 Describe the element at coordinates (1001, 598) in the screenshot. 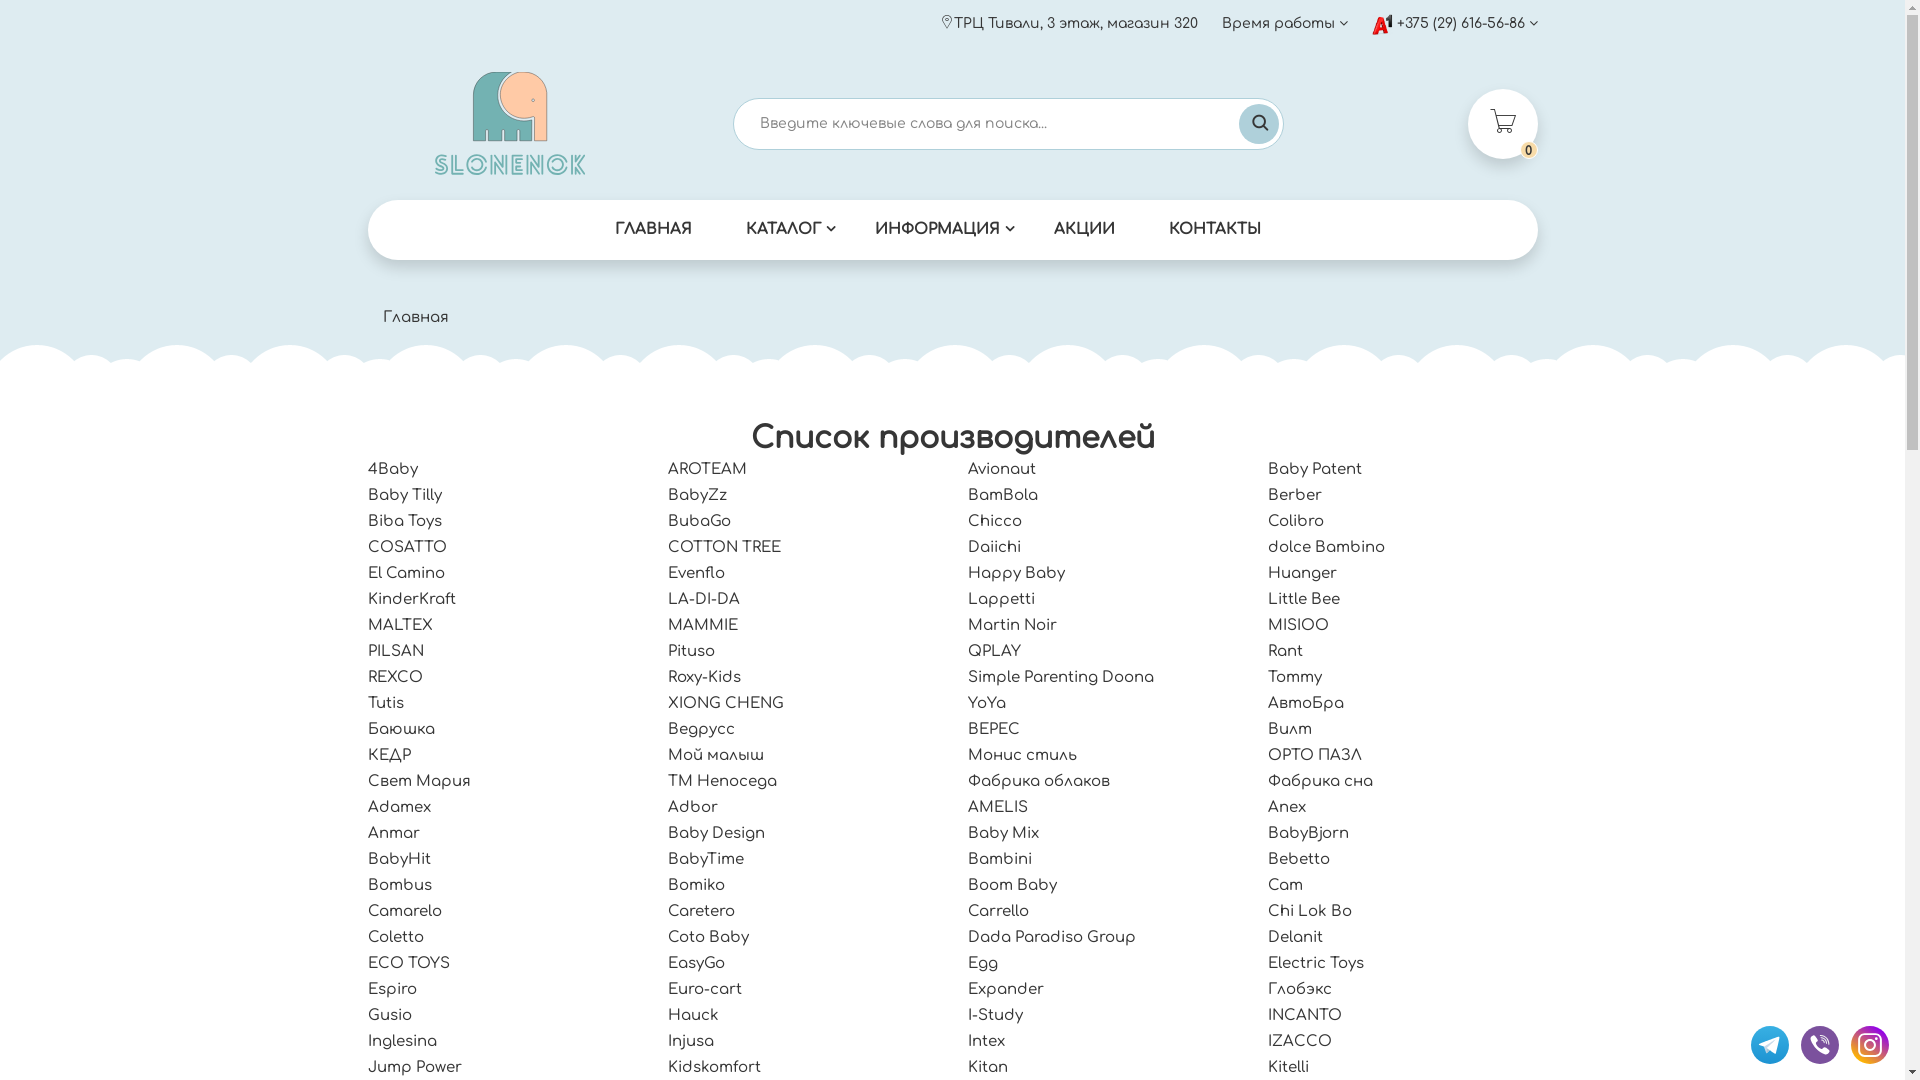

I see `'Lappetti'` at that location.